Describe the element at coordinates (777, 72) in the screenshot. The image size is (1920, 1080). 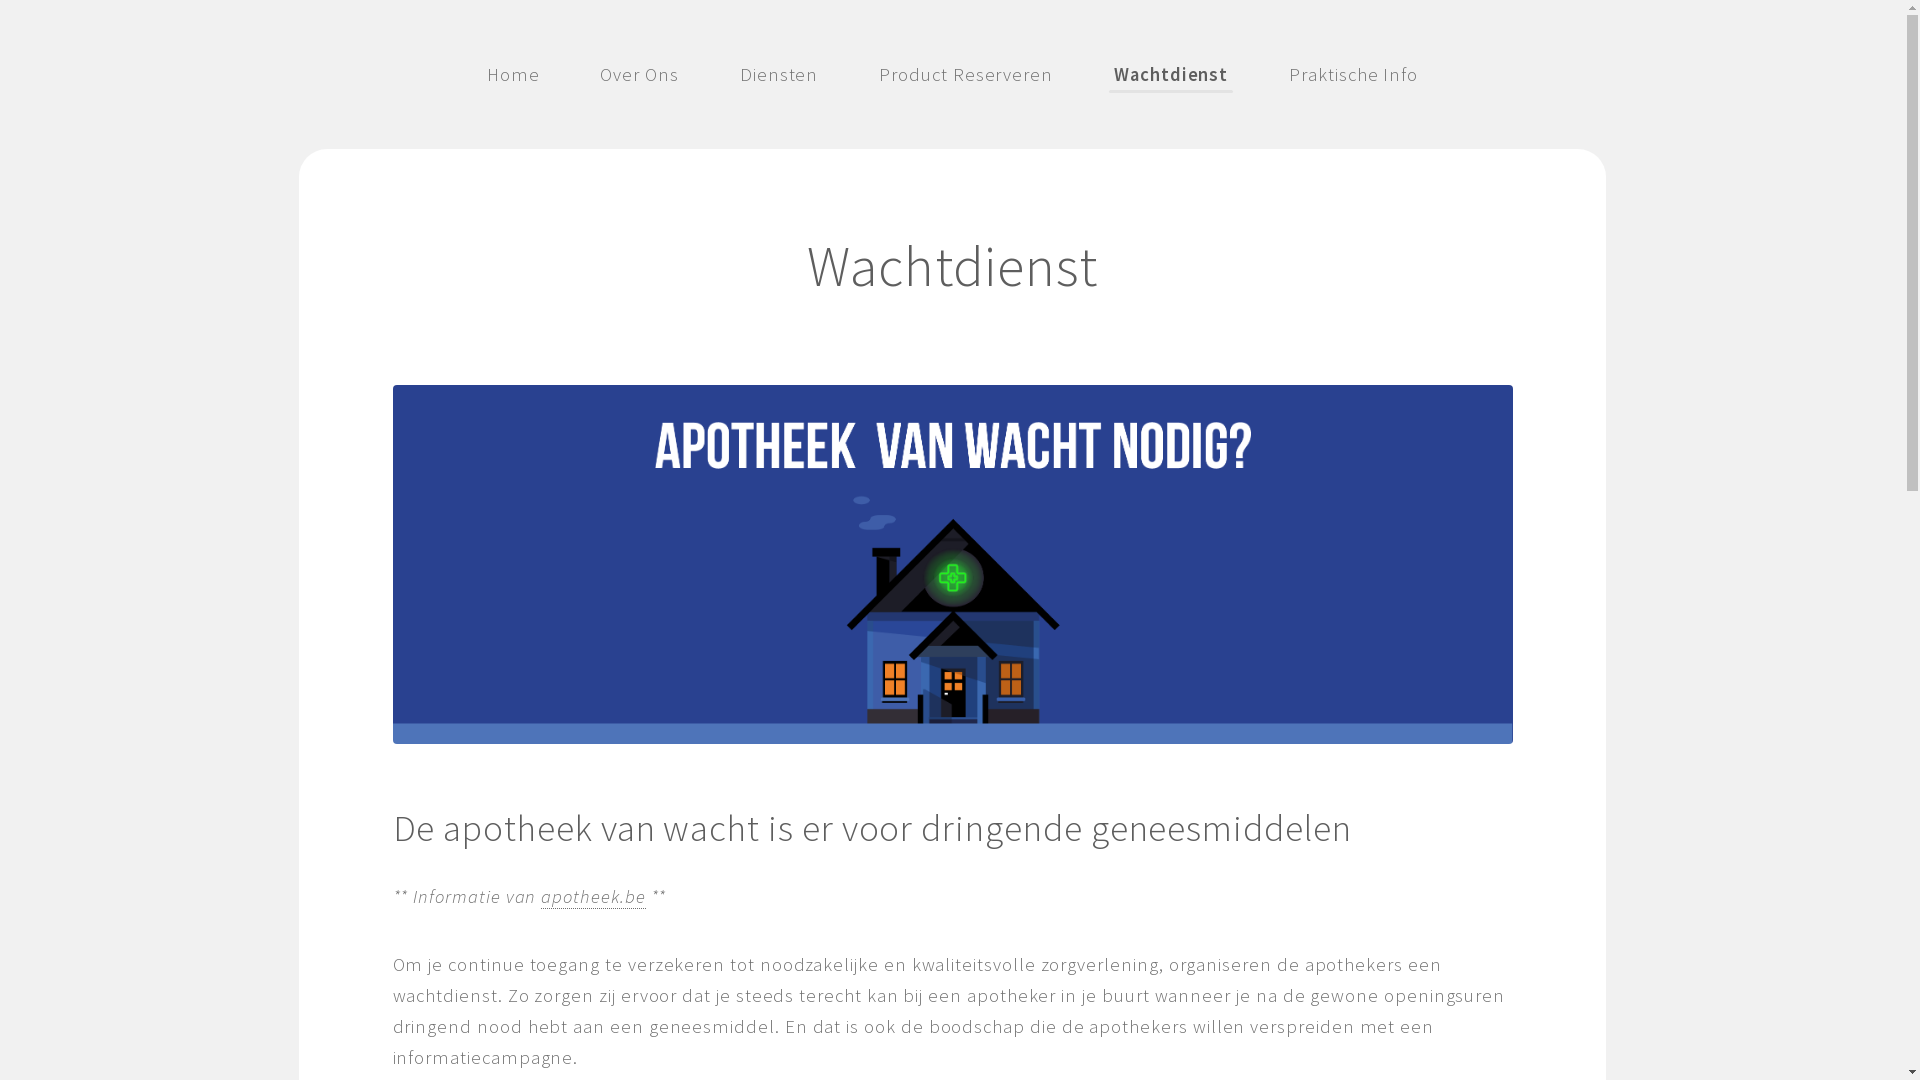
I see `'Diensten'` at that location.